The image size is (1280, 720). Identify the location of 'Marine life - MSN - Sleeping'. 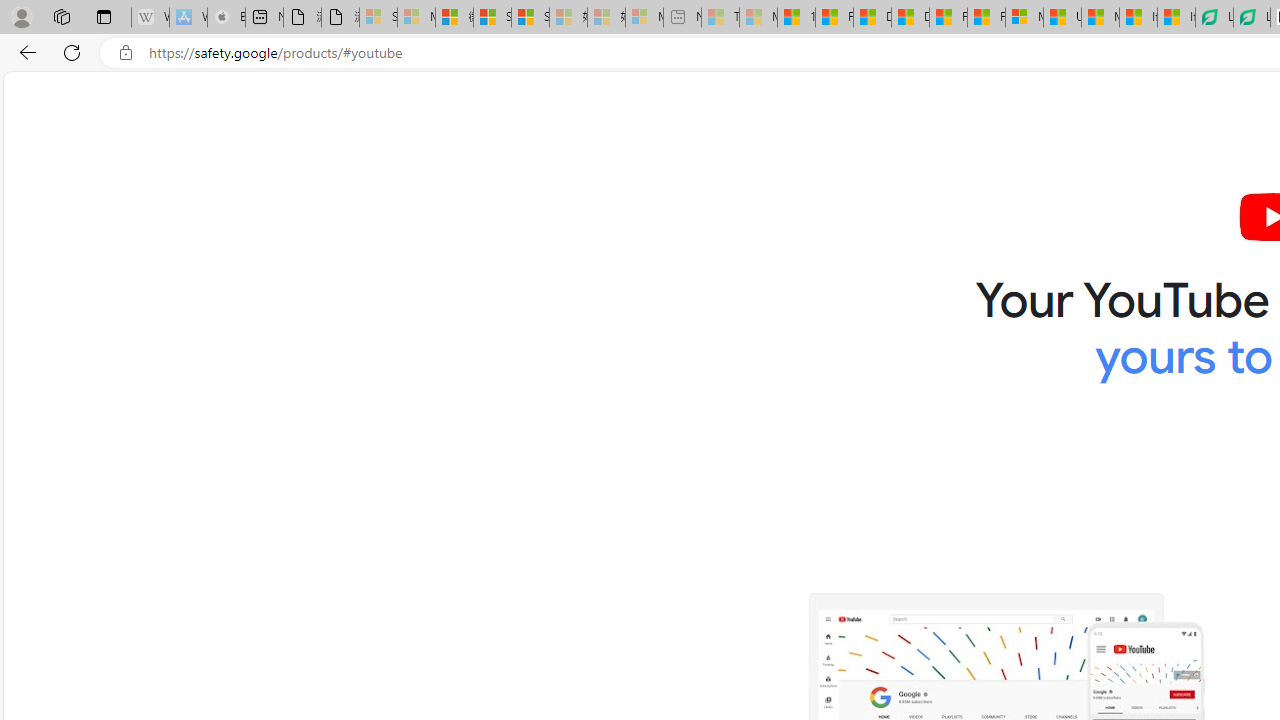
(757, 17).